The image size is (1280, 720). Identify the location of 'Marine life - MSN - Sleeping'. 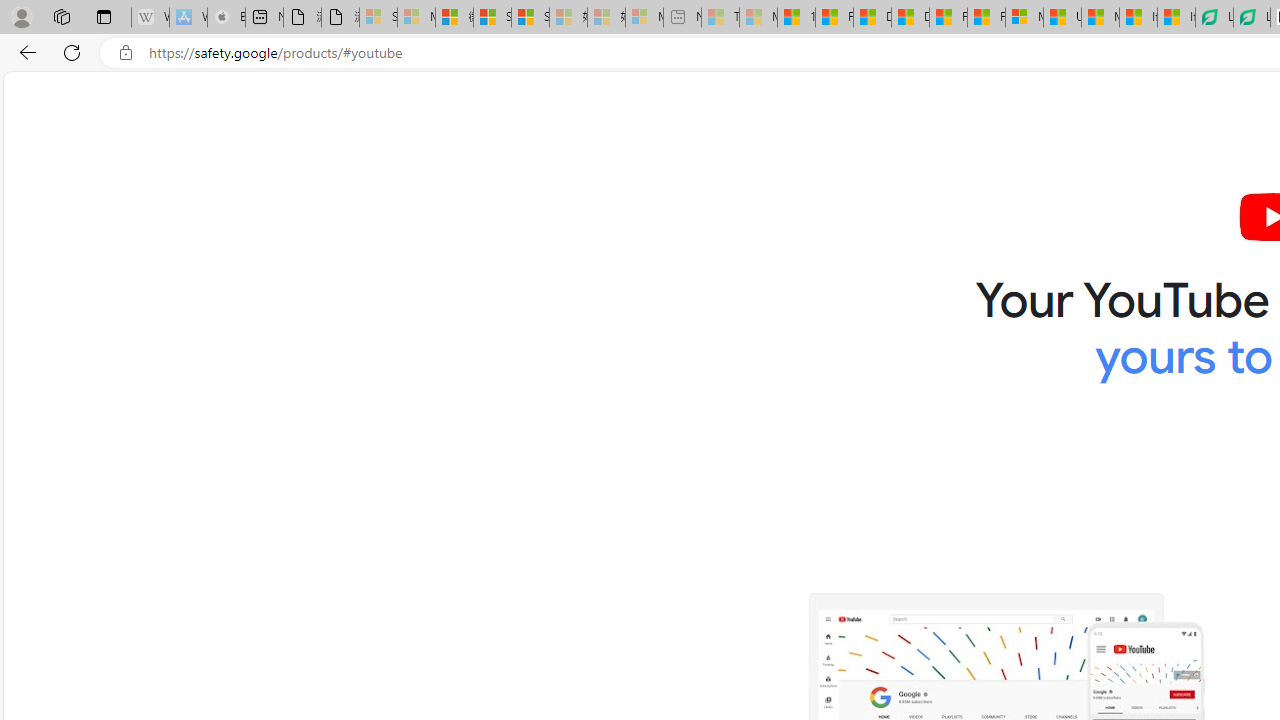
(757, 17).